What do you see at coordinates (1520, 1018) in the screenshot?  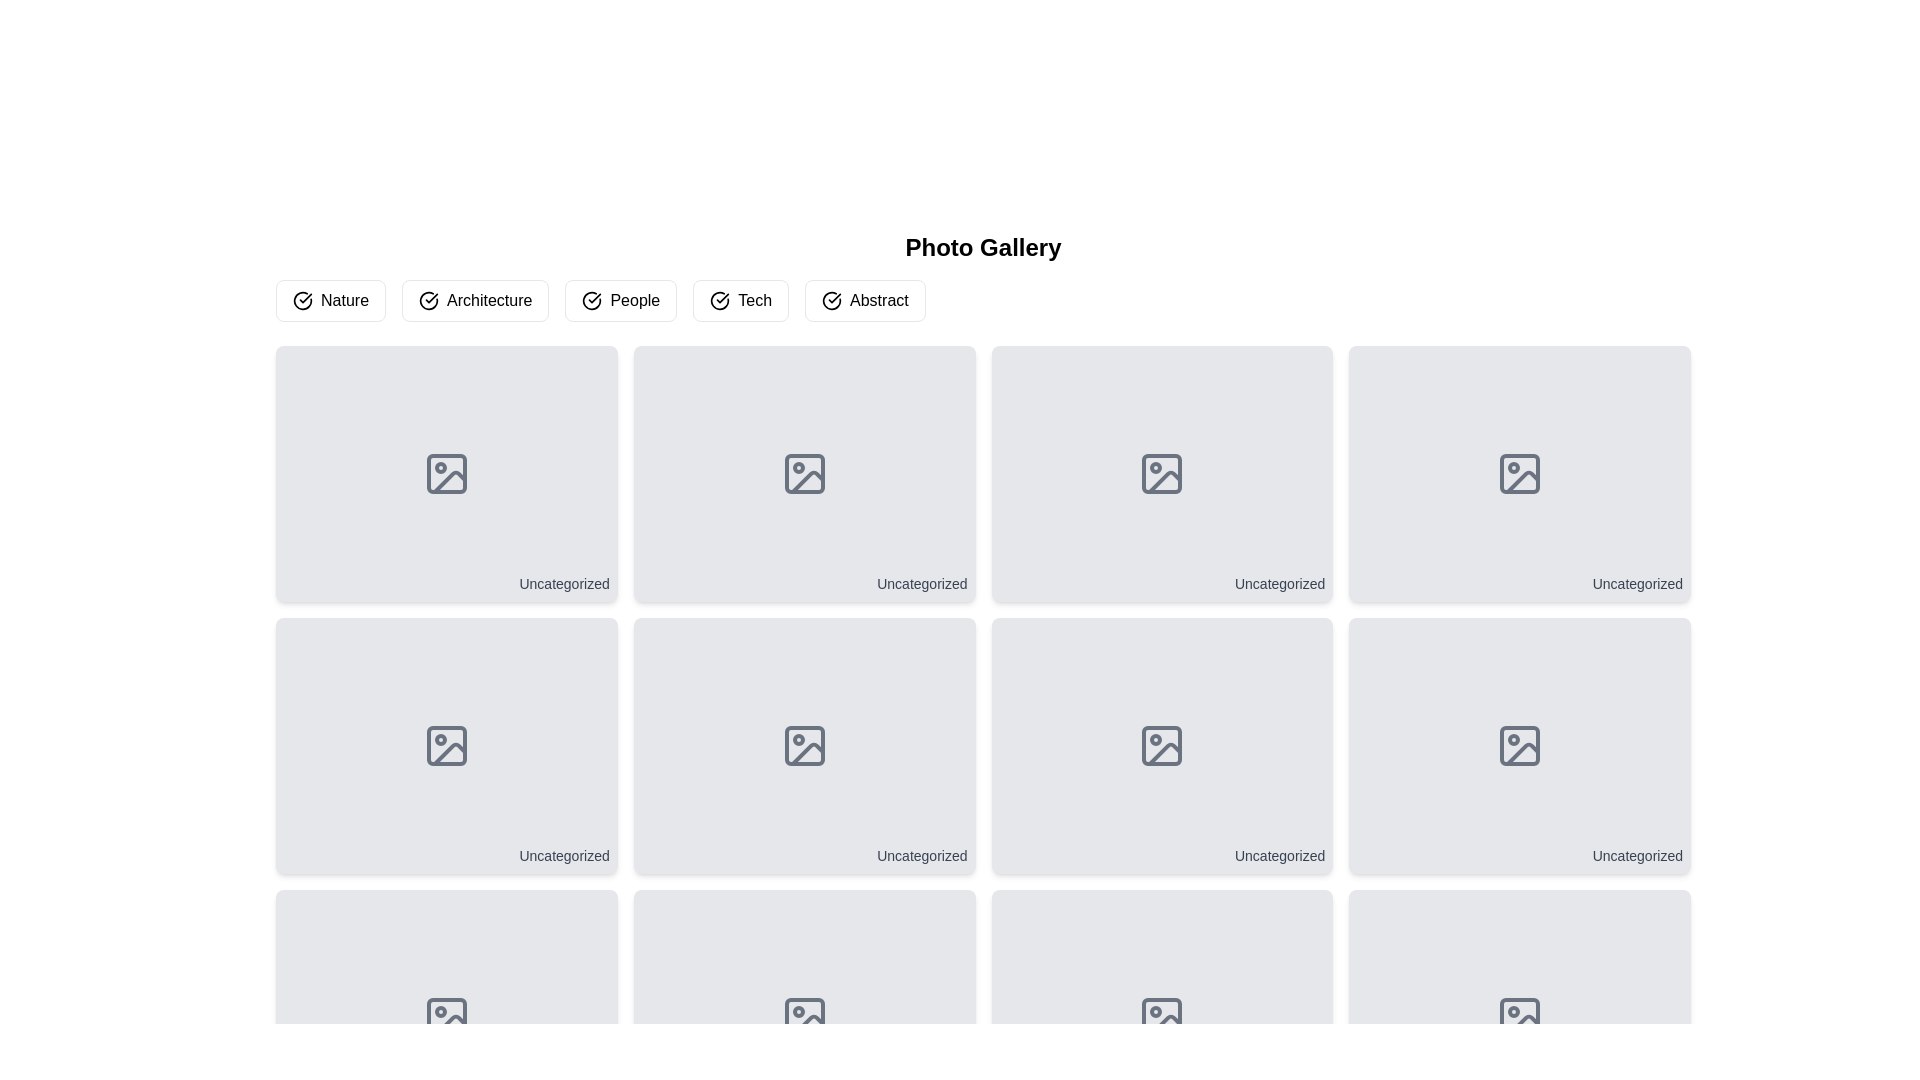 I see `the generic image icon located in the bottom-right tile of the 3-row grid layout, labeled 'Uncategorized'` at bounding box center [1520, 1018].